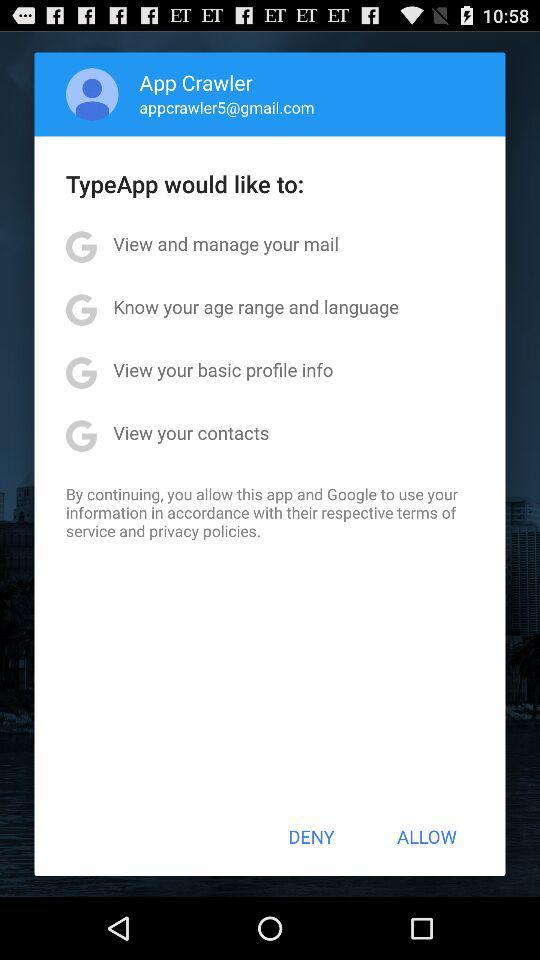 The width and height of the screenshot is (540, 960). What do you see at coordinates (311, 836) in the screenshot?
I see `item below the by continuing you` at bounding box center [311, 836].